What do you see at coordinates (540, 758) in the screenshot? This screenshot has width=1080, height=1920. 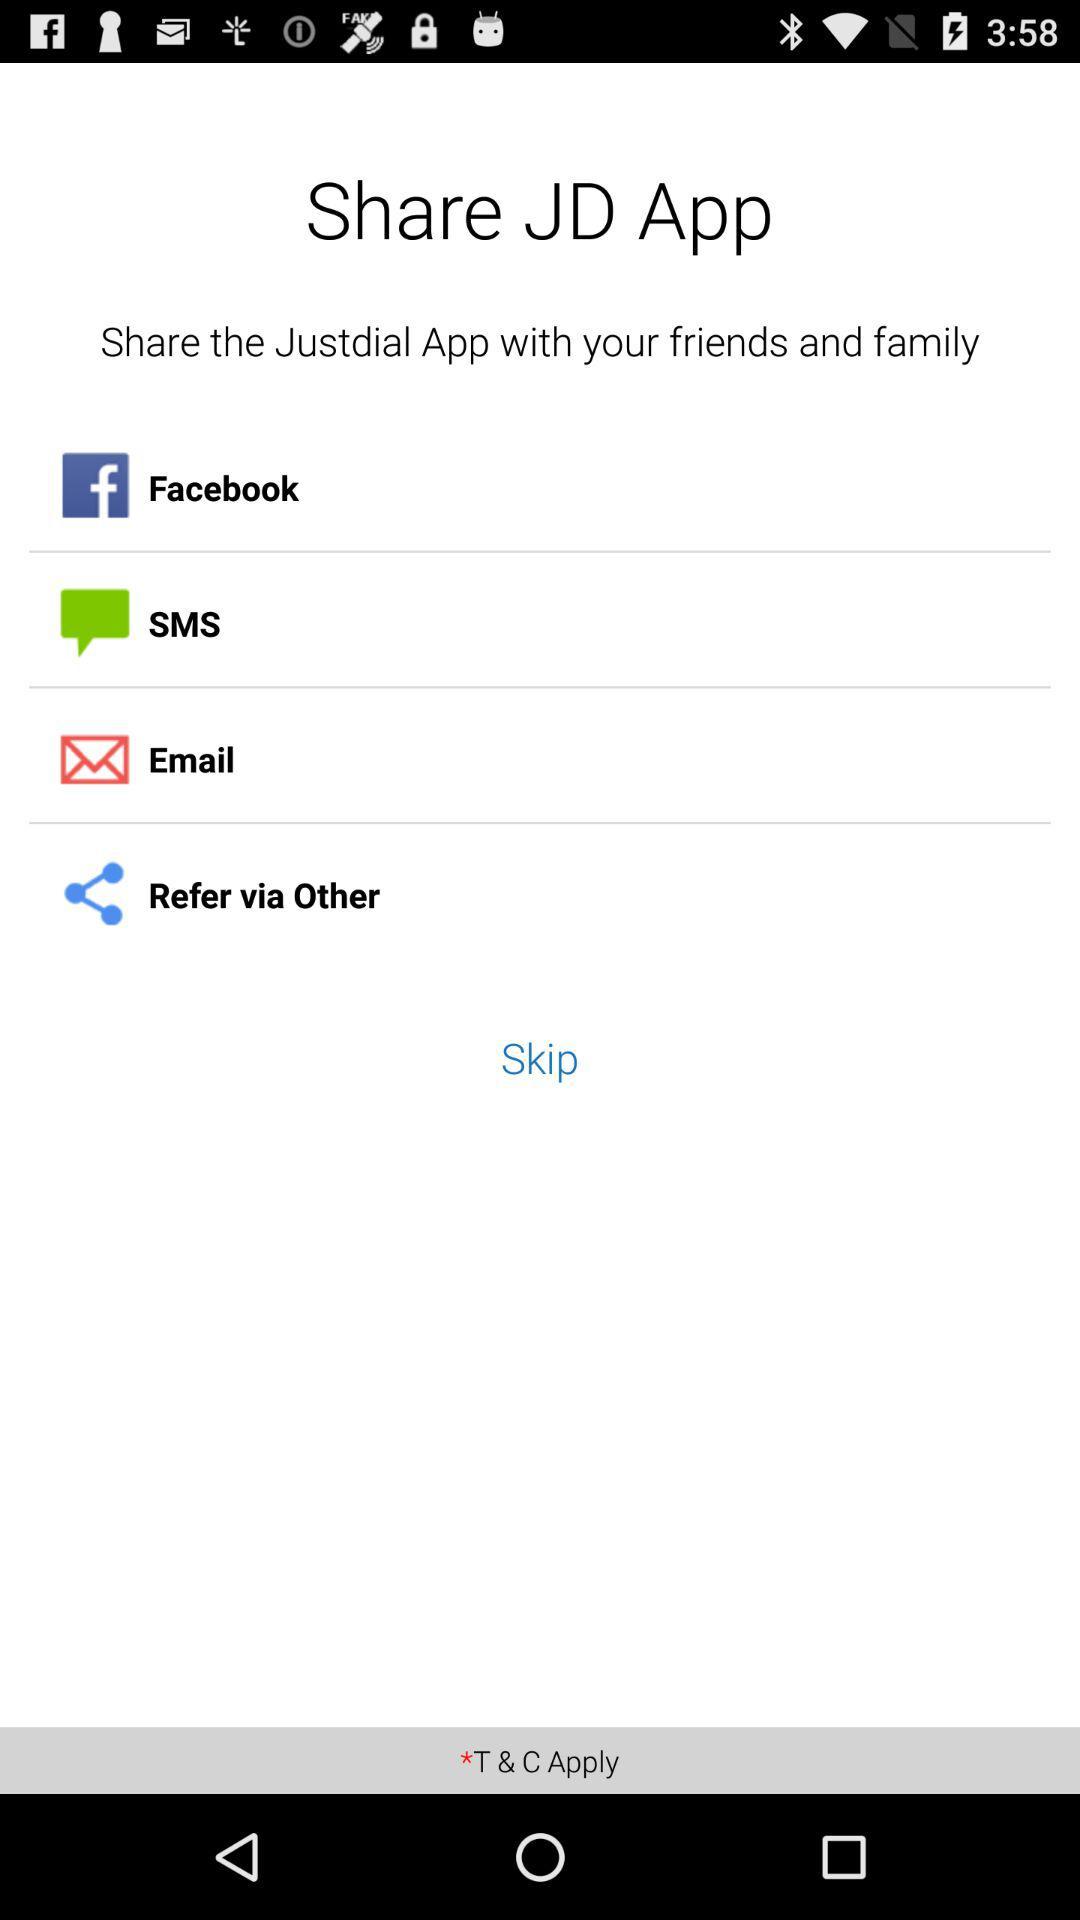 I see `the button below sms button` at bounding box center [540, 758].